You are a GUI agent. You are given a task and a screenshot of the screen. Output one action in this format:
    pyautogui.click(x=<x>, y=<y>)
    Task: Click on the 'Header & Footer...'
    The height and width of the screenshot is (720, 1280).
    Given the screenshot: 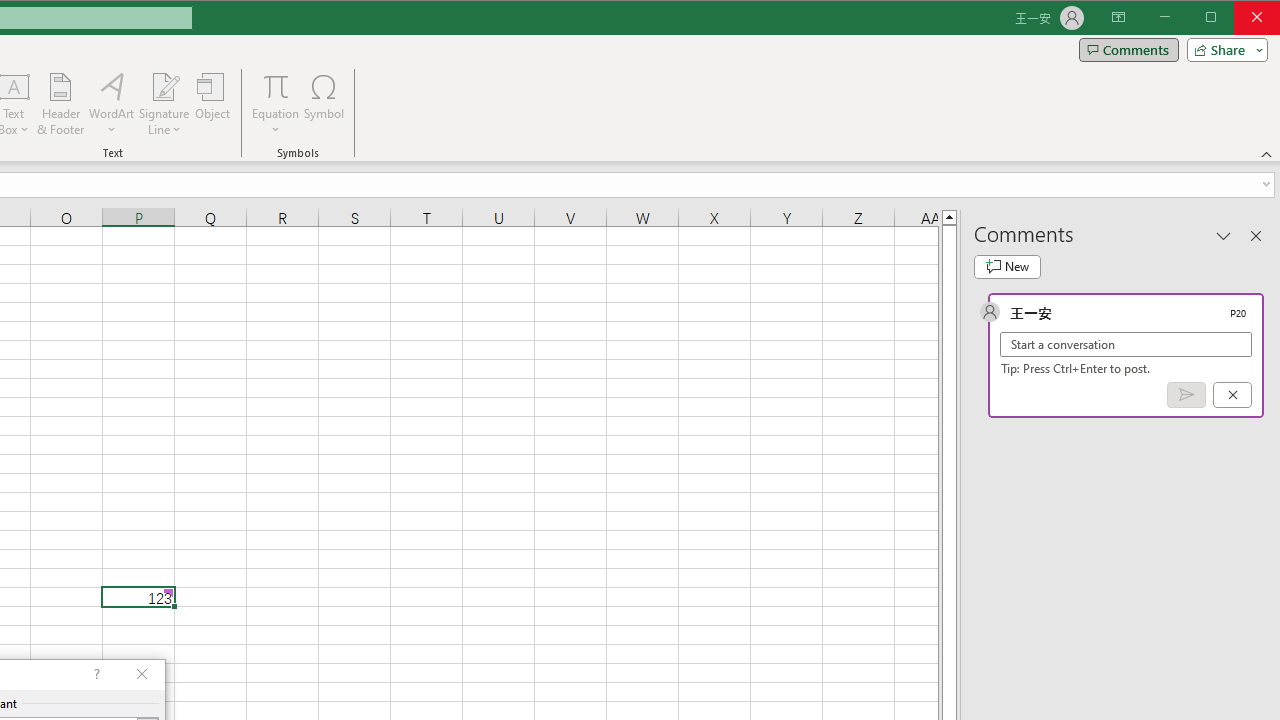 What is the action you would take?
    pyautogui.click(x=60, y=104)
    